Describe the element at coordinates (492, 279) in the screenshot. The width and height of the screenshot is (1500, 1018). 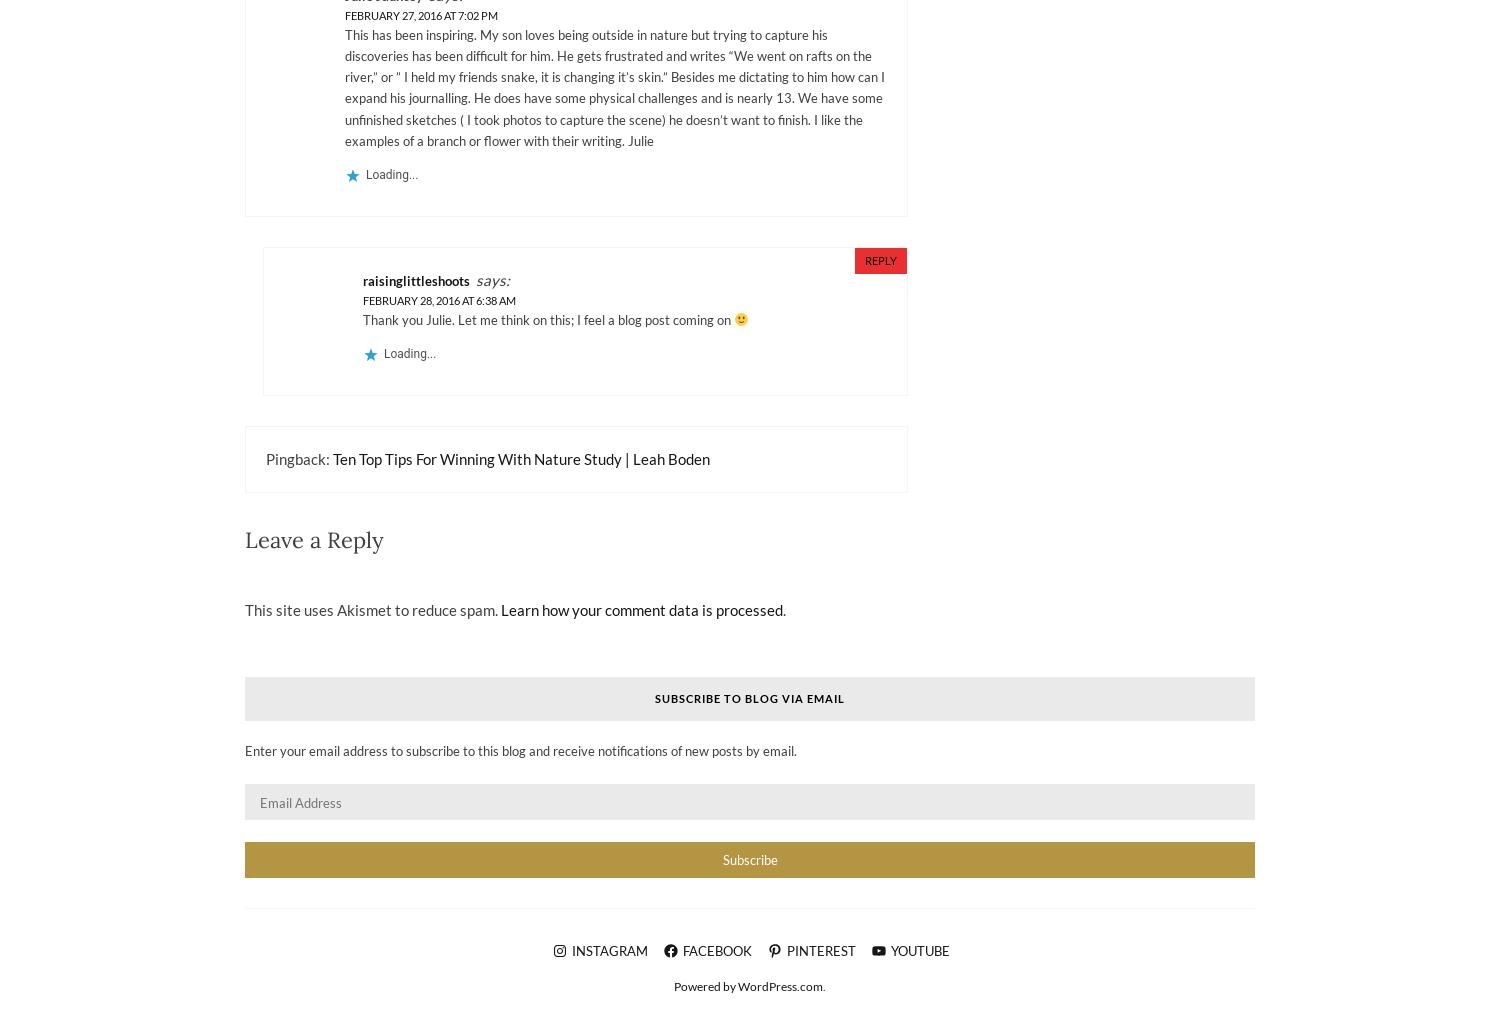
I see `'says:'` at that location.